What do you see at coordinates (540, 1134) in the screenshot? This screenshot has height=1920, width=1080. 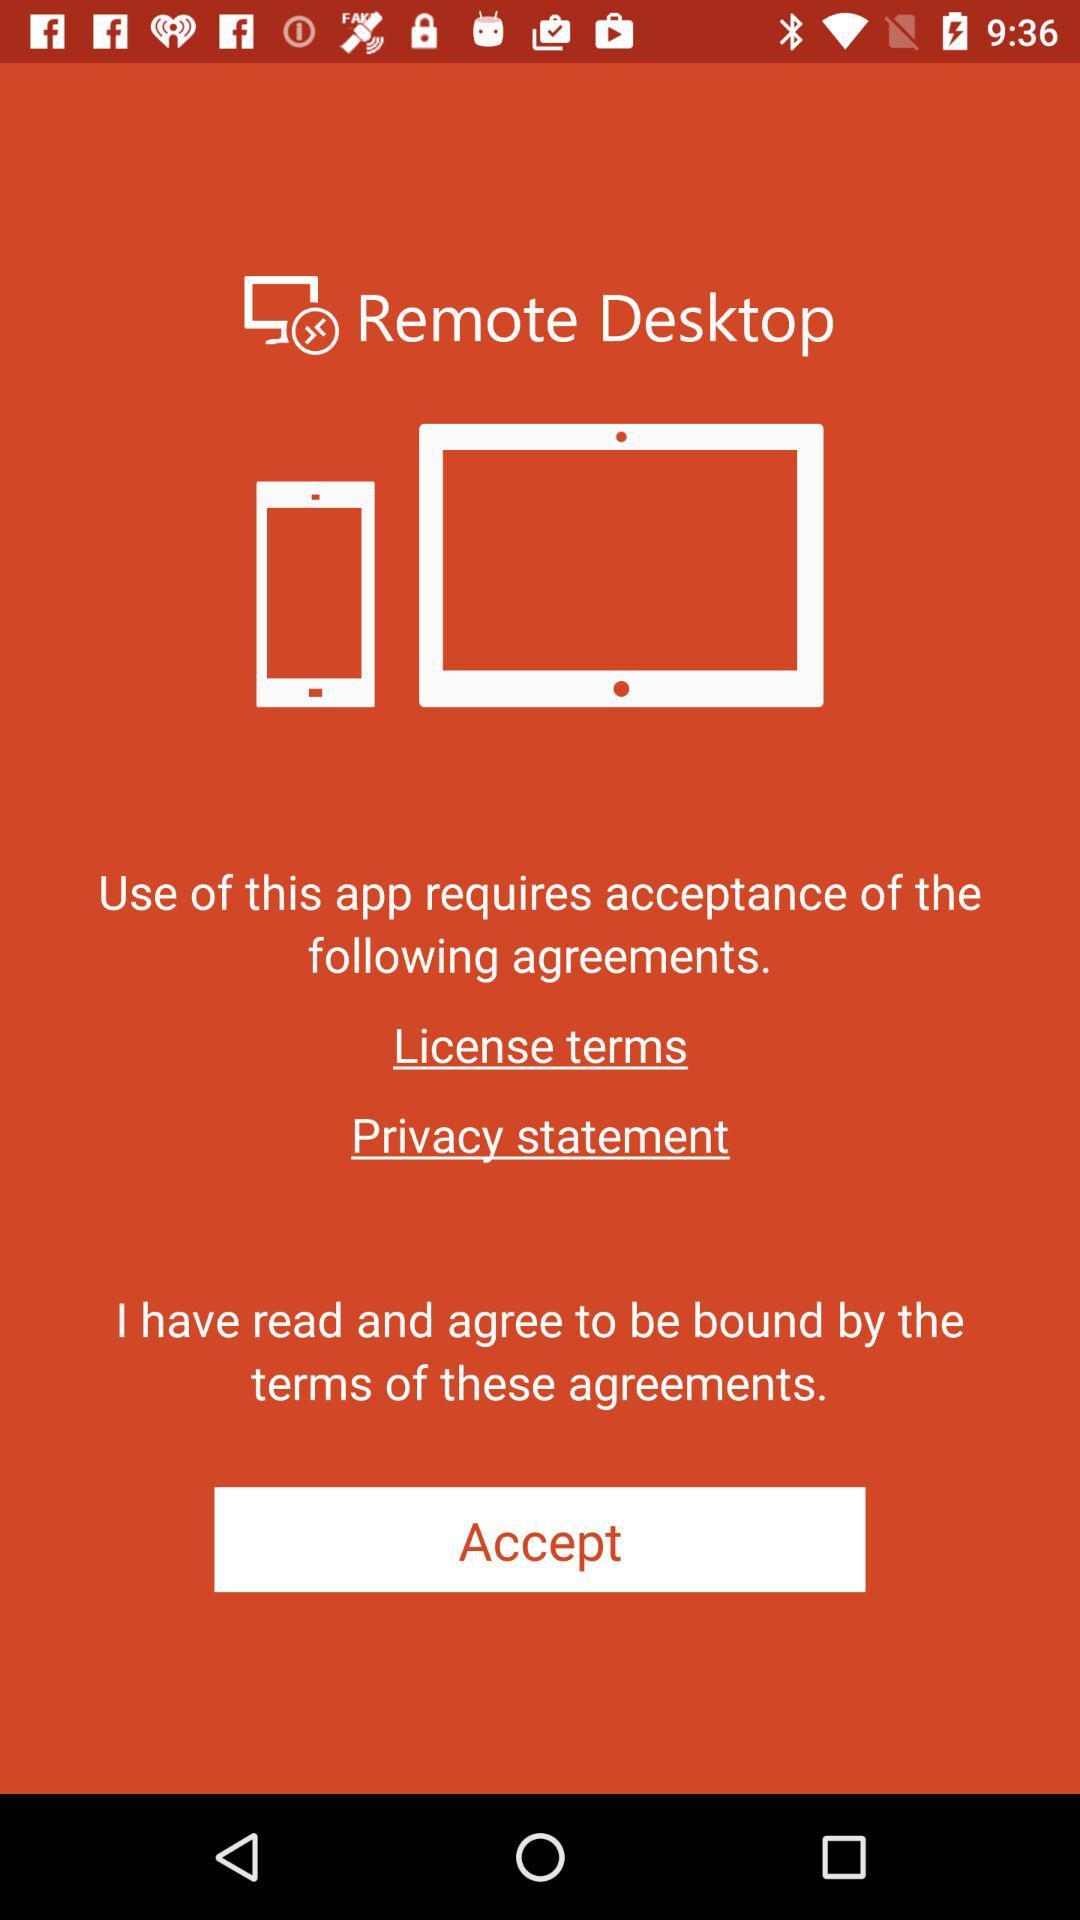 I see `item below license terms icon` at bounding box center [540, 1134].